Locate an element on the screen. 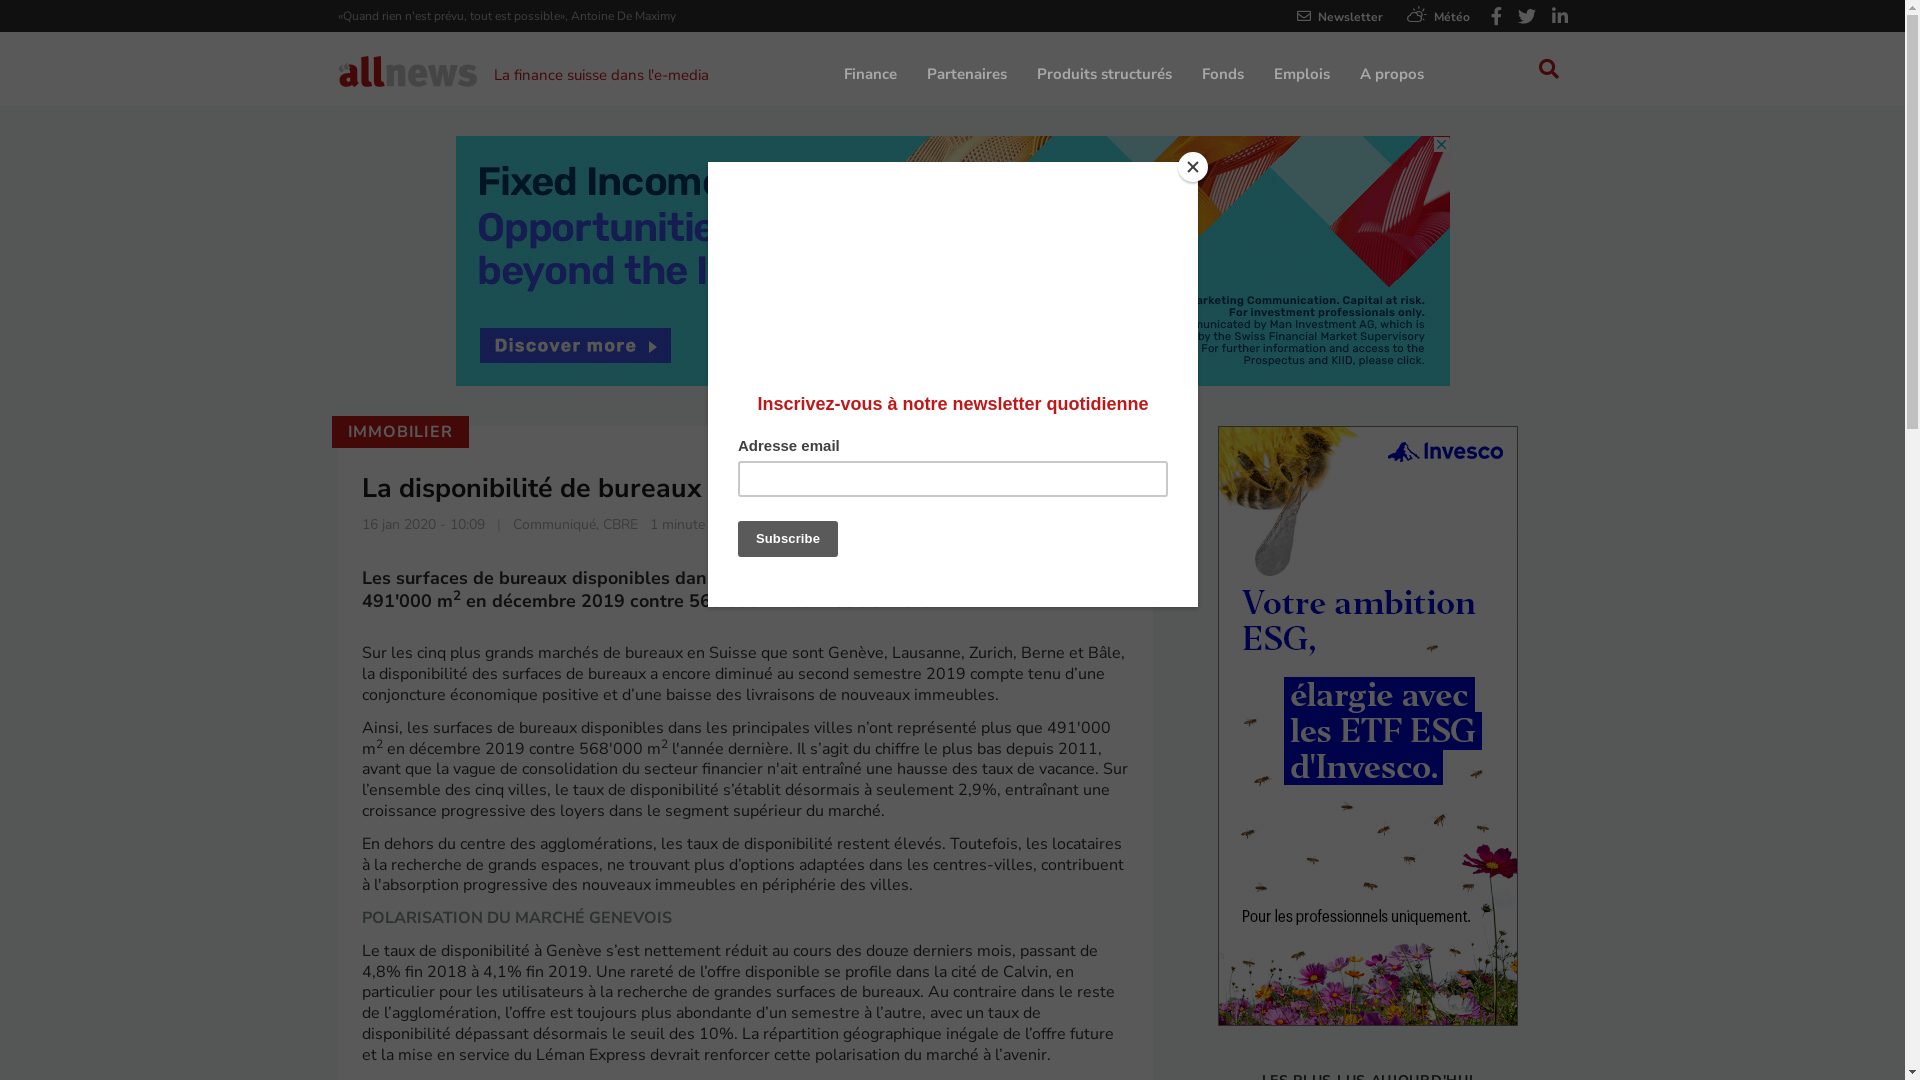  'Linkedin' is located at coordinates (1550, 17).